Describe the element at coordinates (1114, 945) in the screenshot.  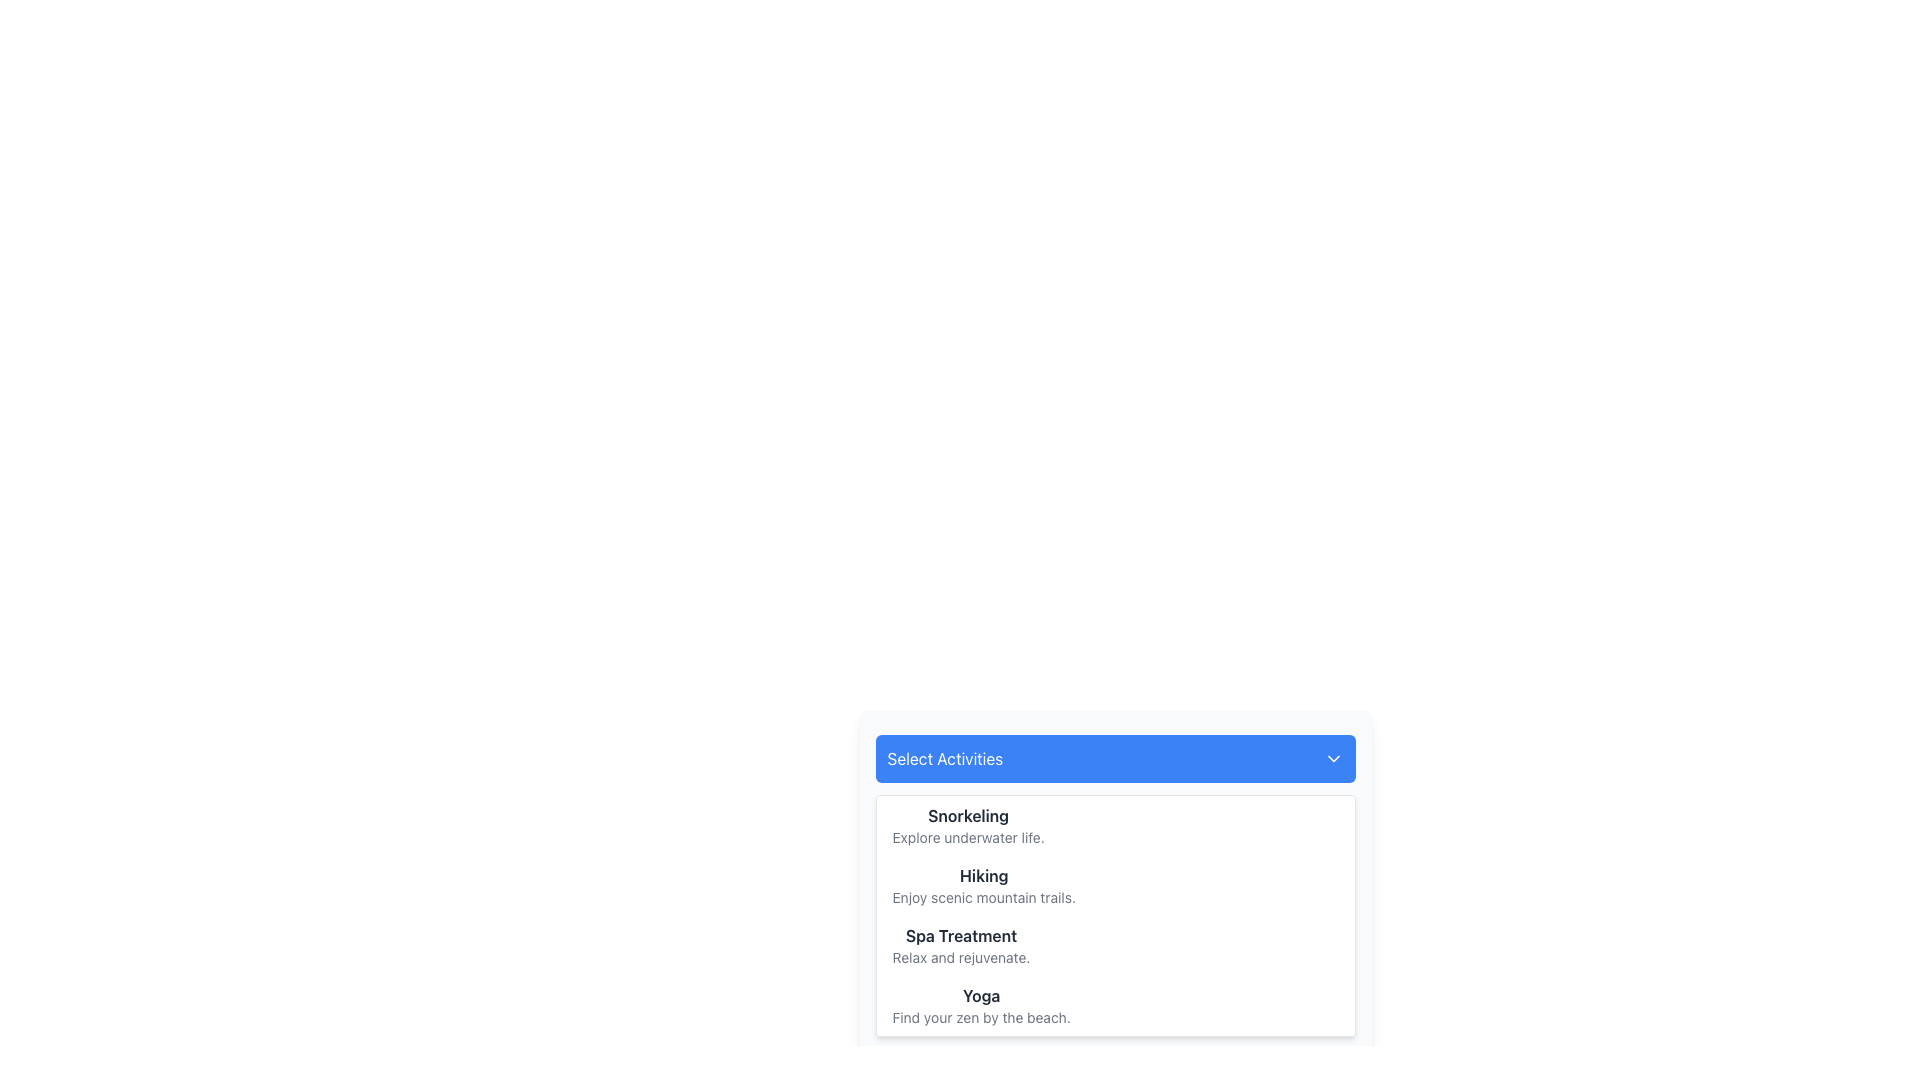
I see `the 'Spa Treatment' menu option, which is the third selectable activity in the list` at that location.